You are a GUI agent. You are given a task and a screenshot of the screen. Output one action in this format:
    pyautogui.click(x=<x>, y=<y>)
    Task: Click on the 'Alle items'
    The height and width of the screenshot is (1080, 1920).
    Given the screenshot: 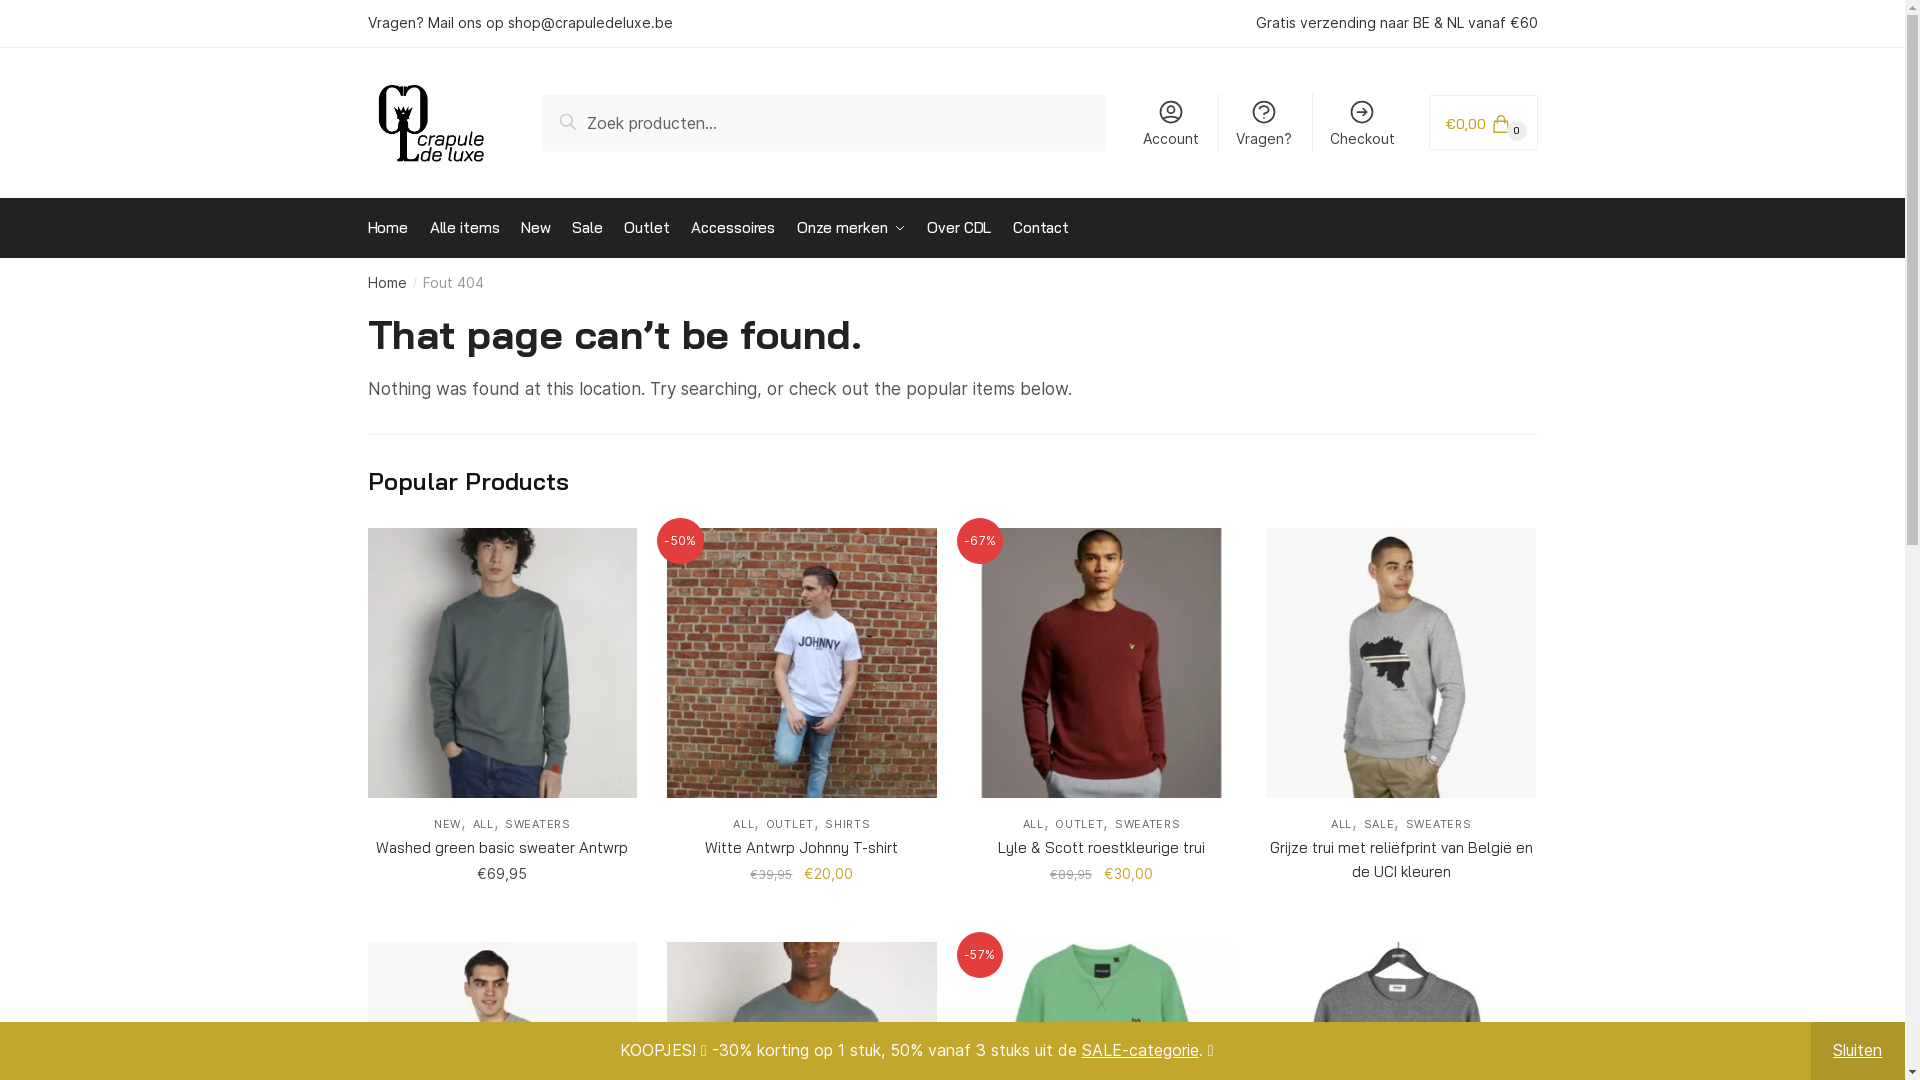 What is the action you would take?
    pyautogui.click(x=464, y=226)
    